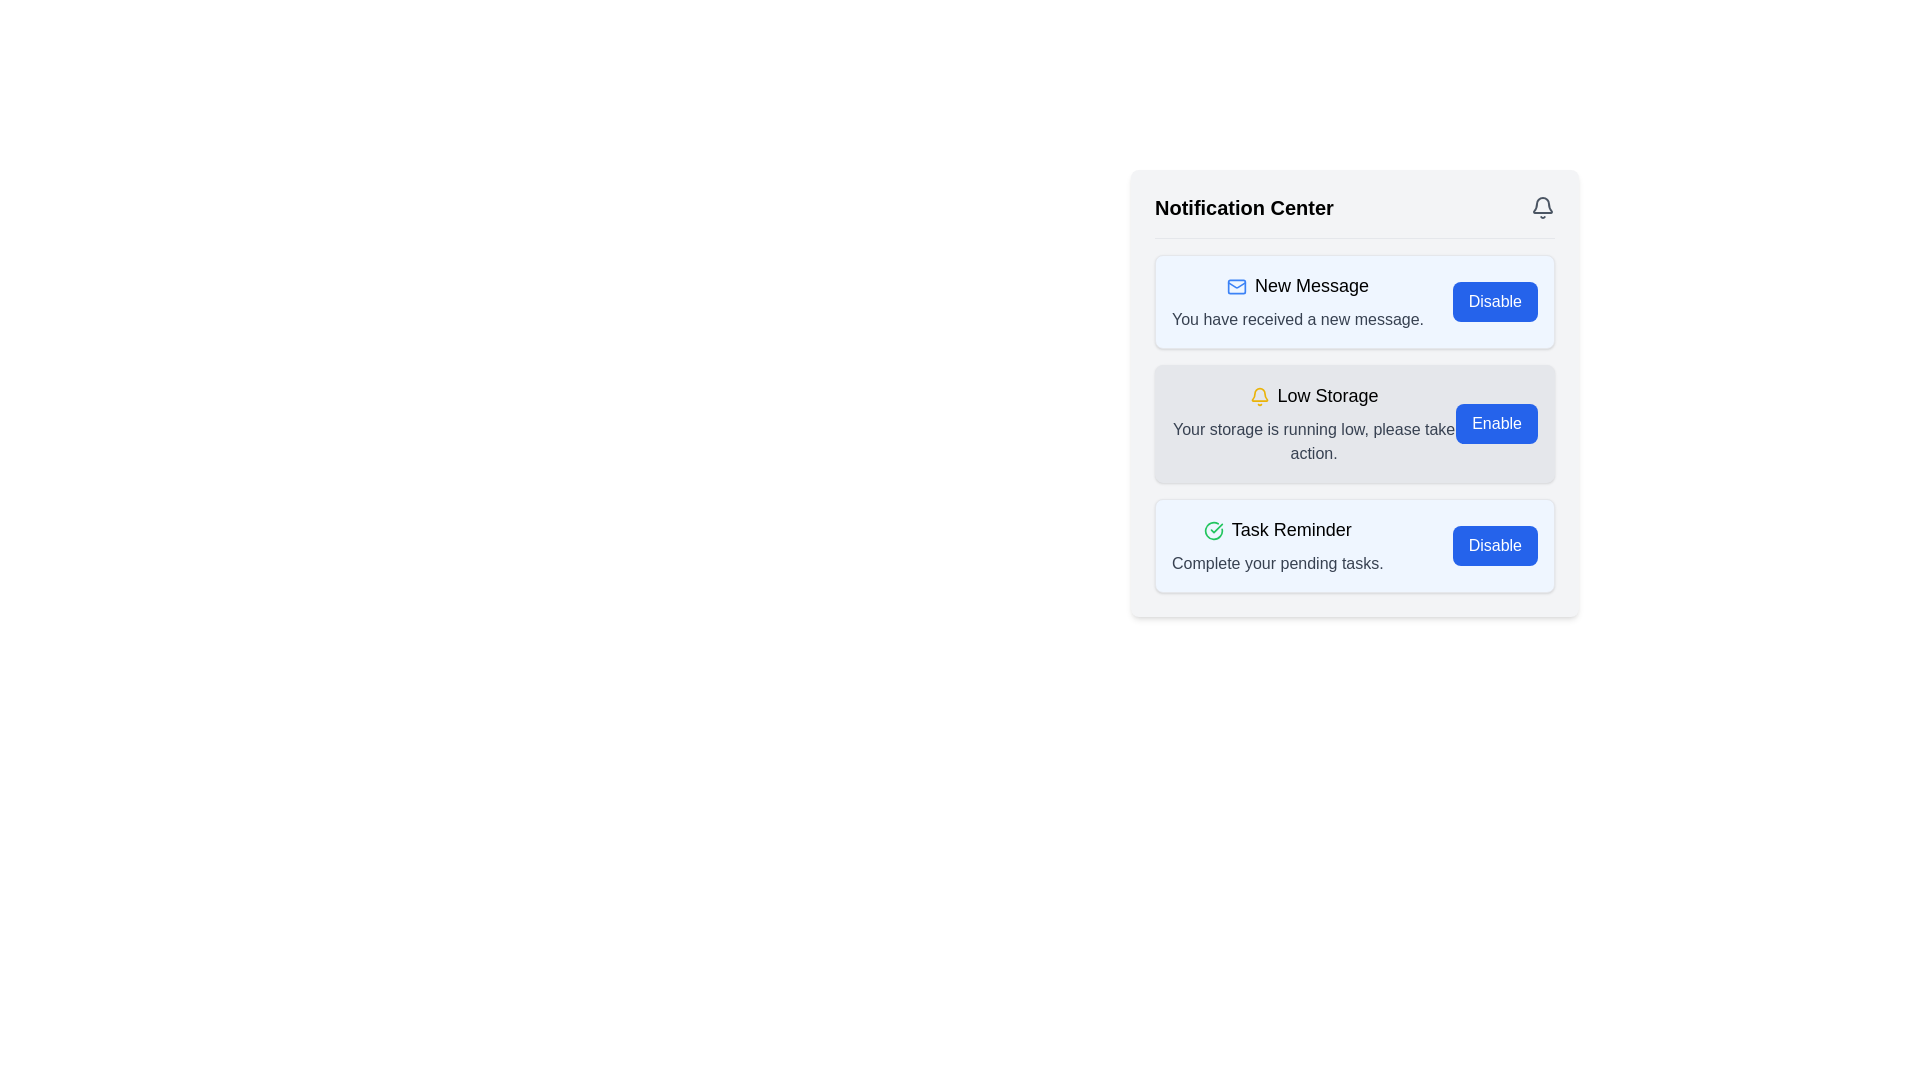  Describe the element at coordinates (1243, 208) in the screenshot. I see `text content of the label indicating the purpose of the notification center, located at the top-left corner of the panel` at that location.